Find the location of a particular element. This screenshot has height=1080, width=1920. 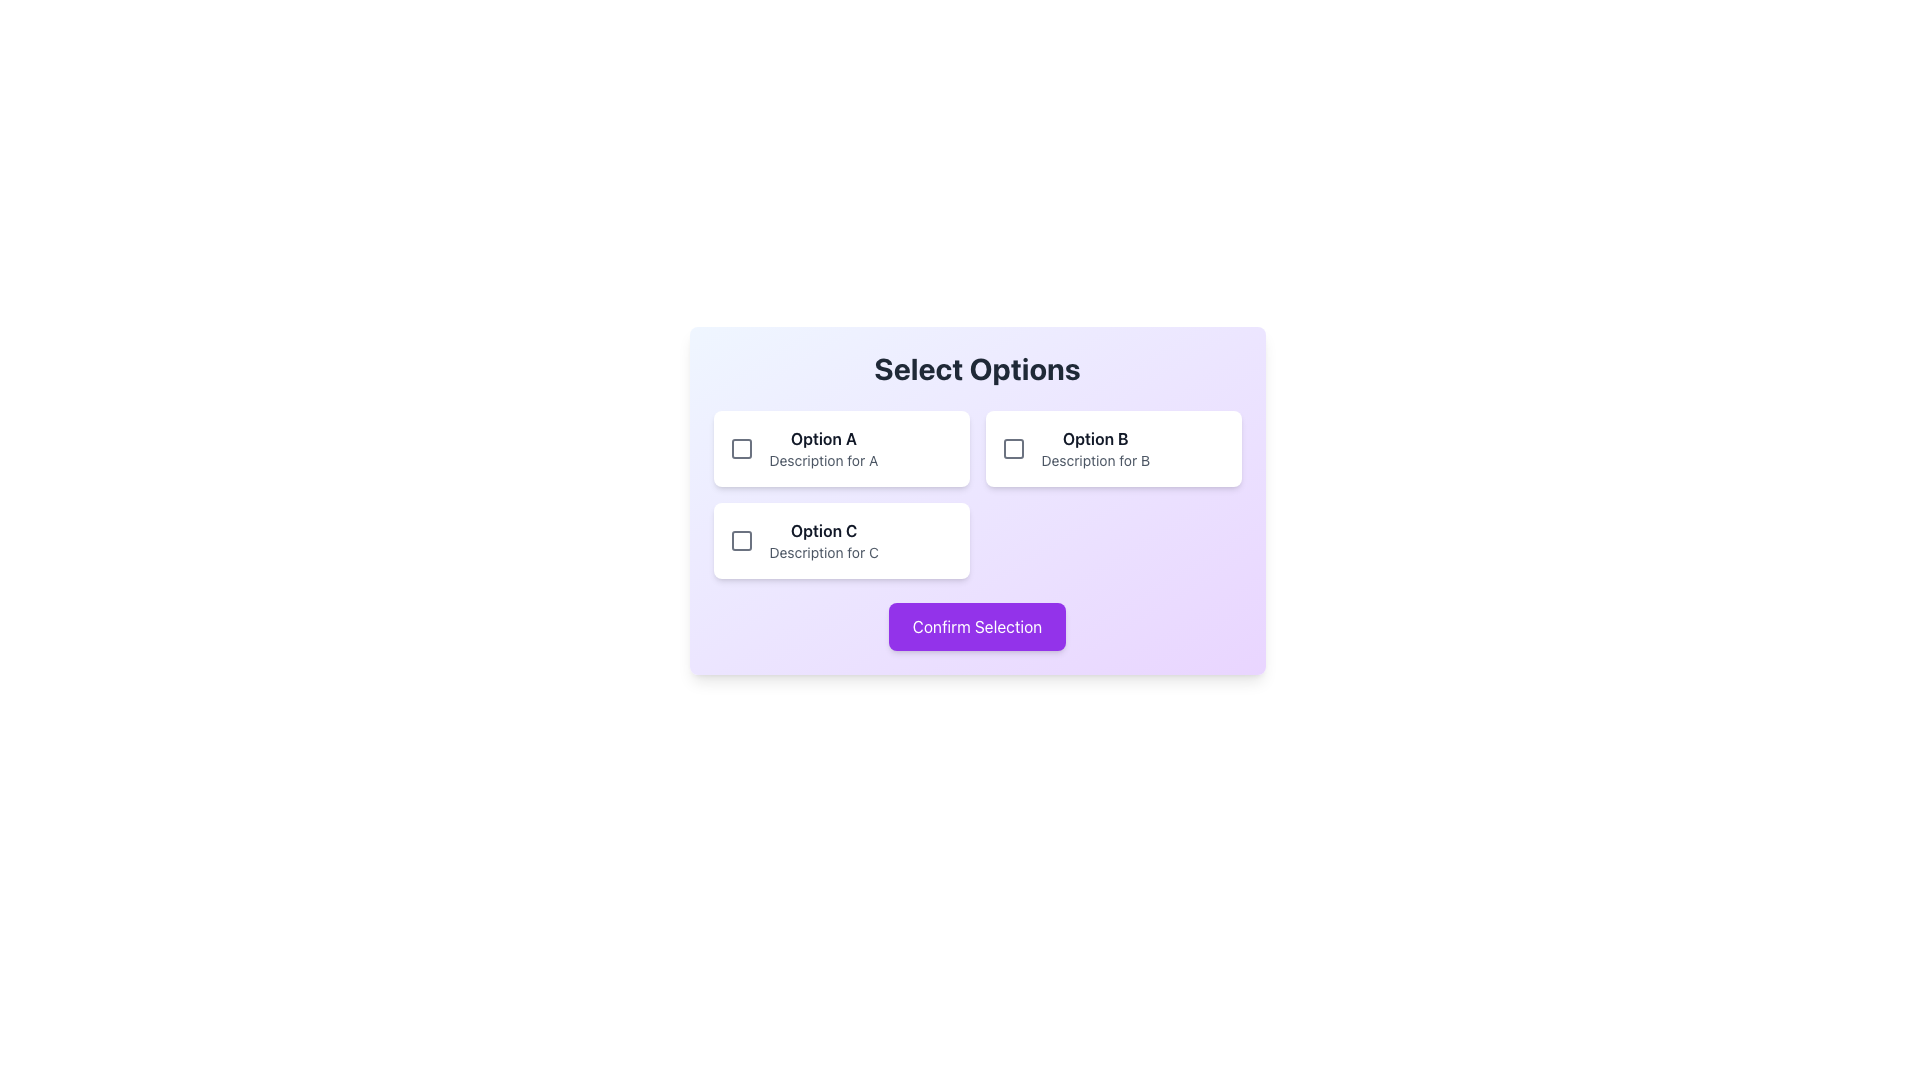

the top-left selectable option text block with a checkbox is located at coordinates (823, 447).